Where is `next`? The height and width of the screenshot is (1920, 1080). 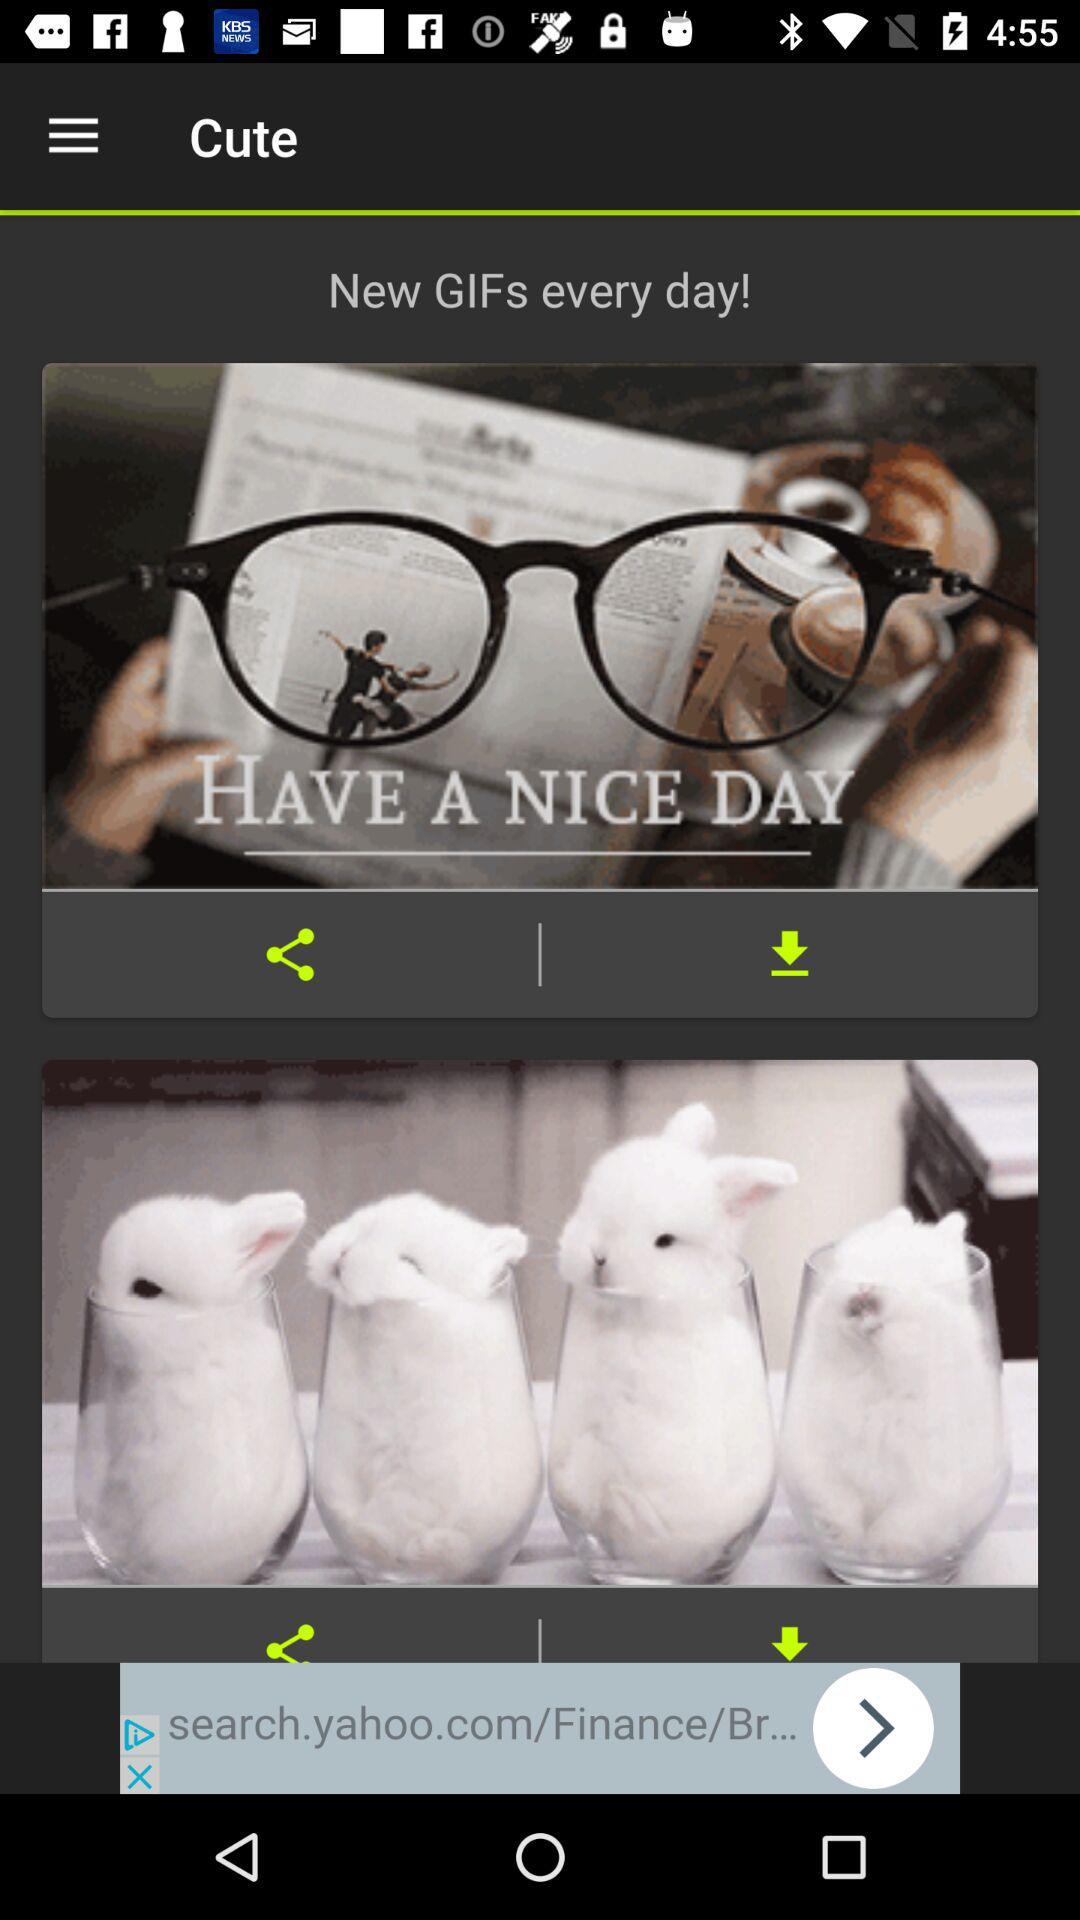
next is located at coordinates (540, 1727).